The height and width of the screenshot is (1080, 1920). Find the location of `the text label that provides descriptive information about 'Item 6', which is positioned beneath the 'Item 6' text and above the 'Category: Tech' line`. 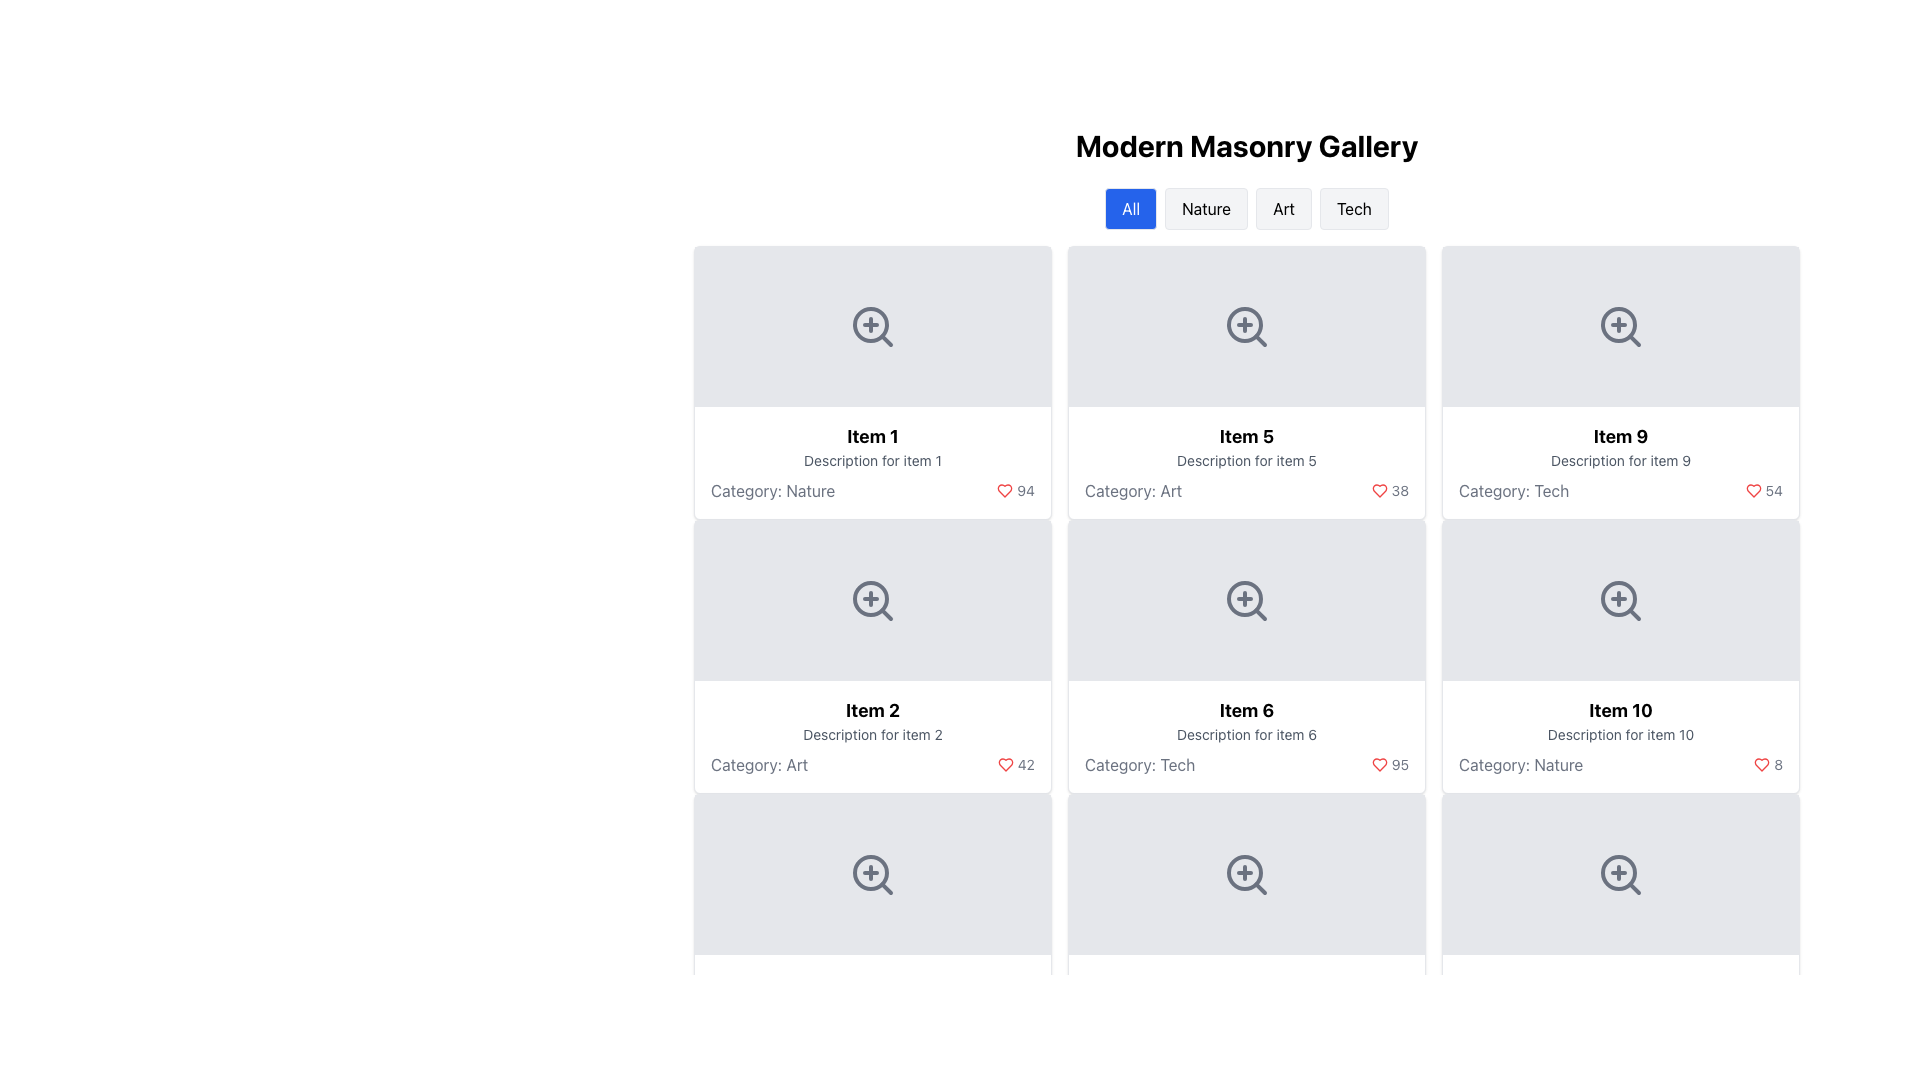

the text label that provides descriptive information about 'Item 6', which is positioned beneath the 'Item 6' text and above the 'Category: Tech' line is located at coordinates (1246, 735).